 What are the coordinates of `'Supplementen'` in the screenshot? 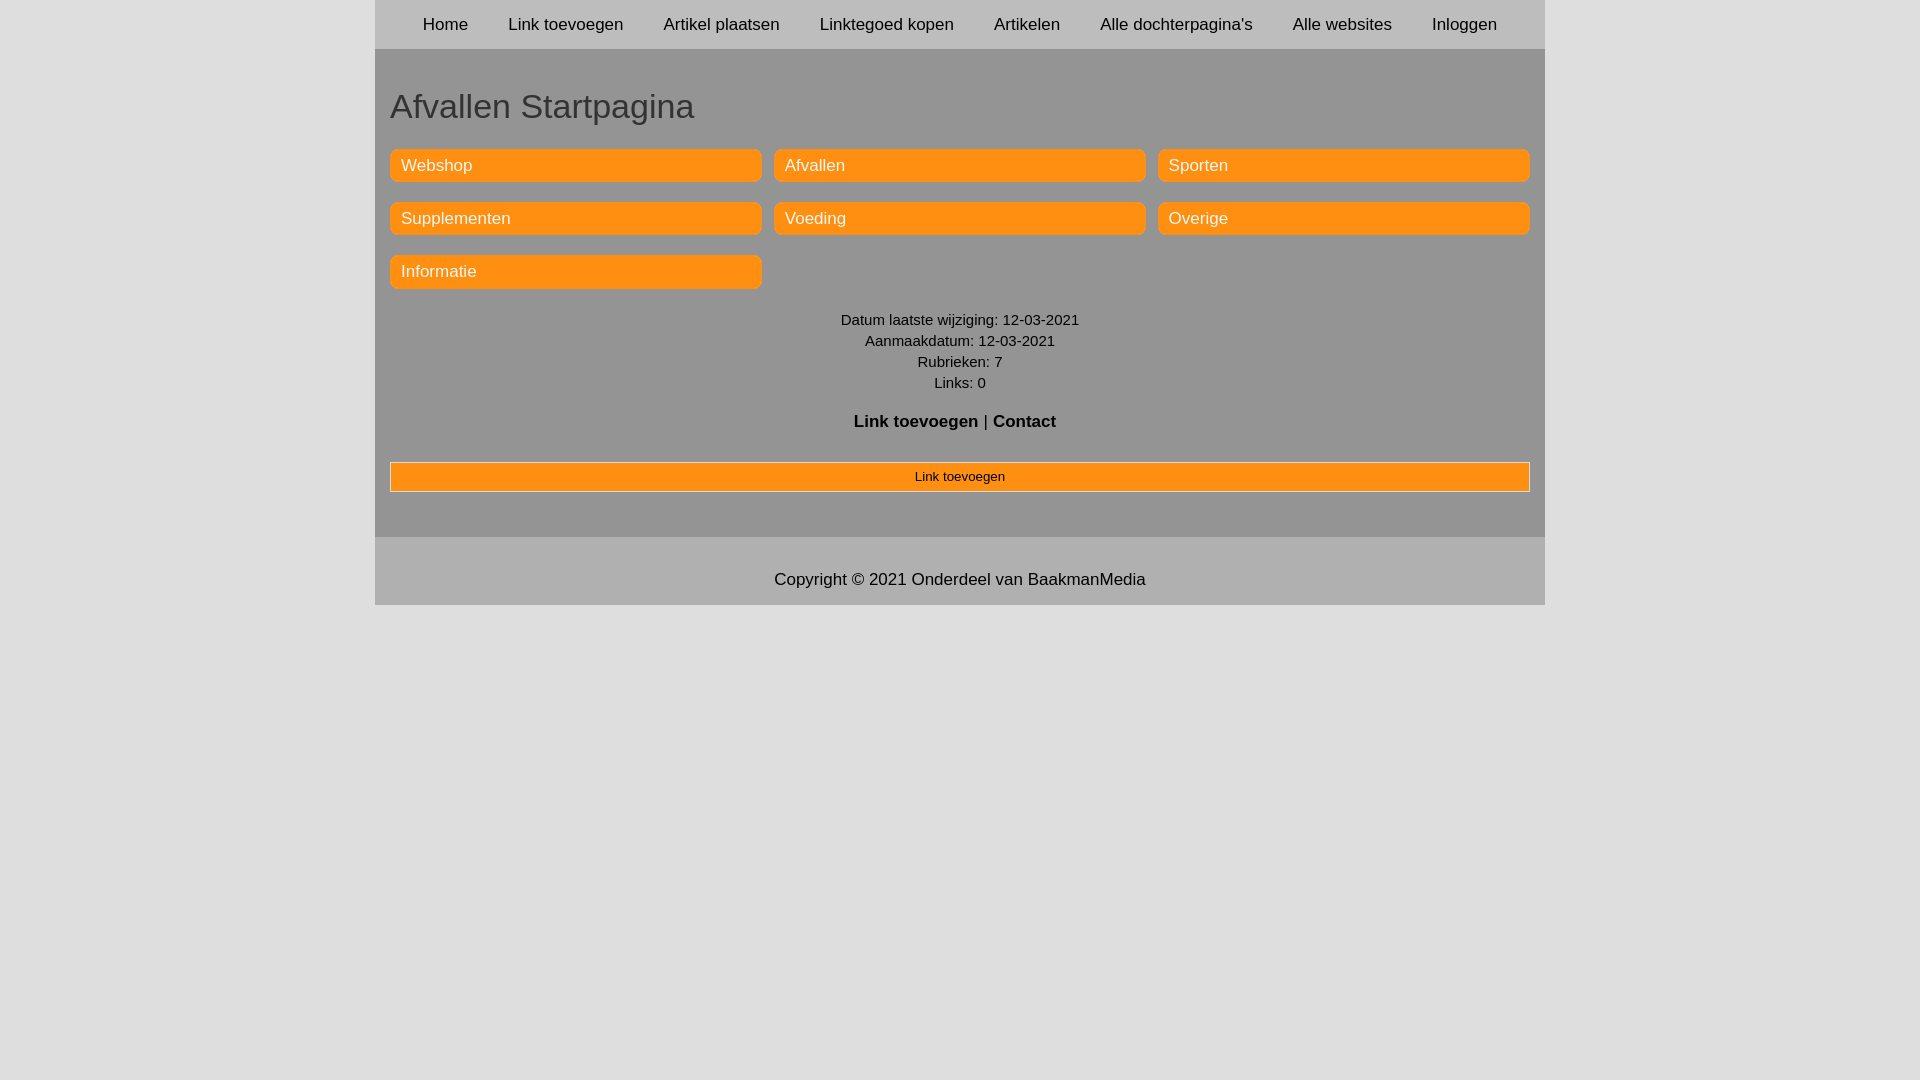 It's located at (455, 218).